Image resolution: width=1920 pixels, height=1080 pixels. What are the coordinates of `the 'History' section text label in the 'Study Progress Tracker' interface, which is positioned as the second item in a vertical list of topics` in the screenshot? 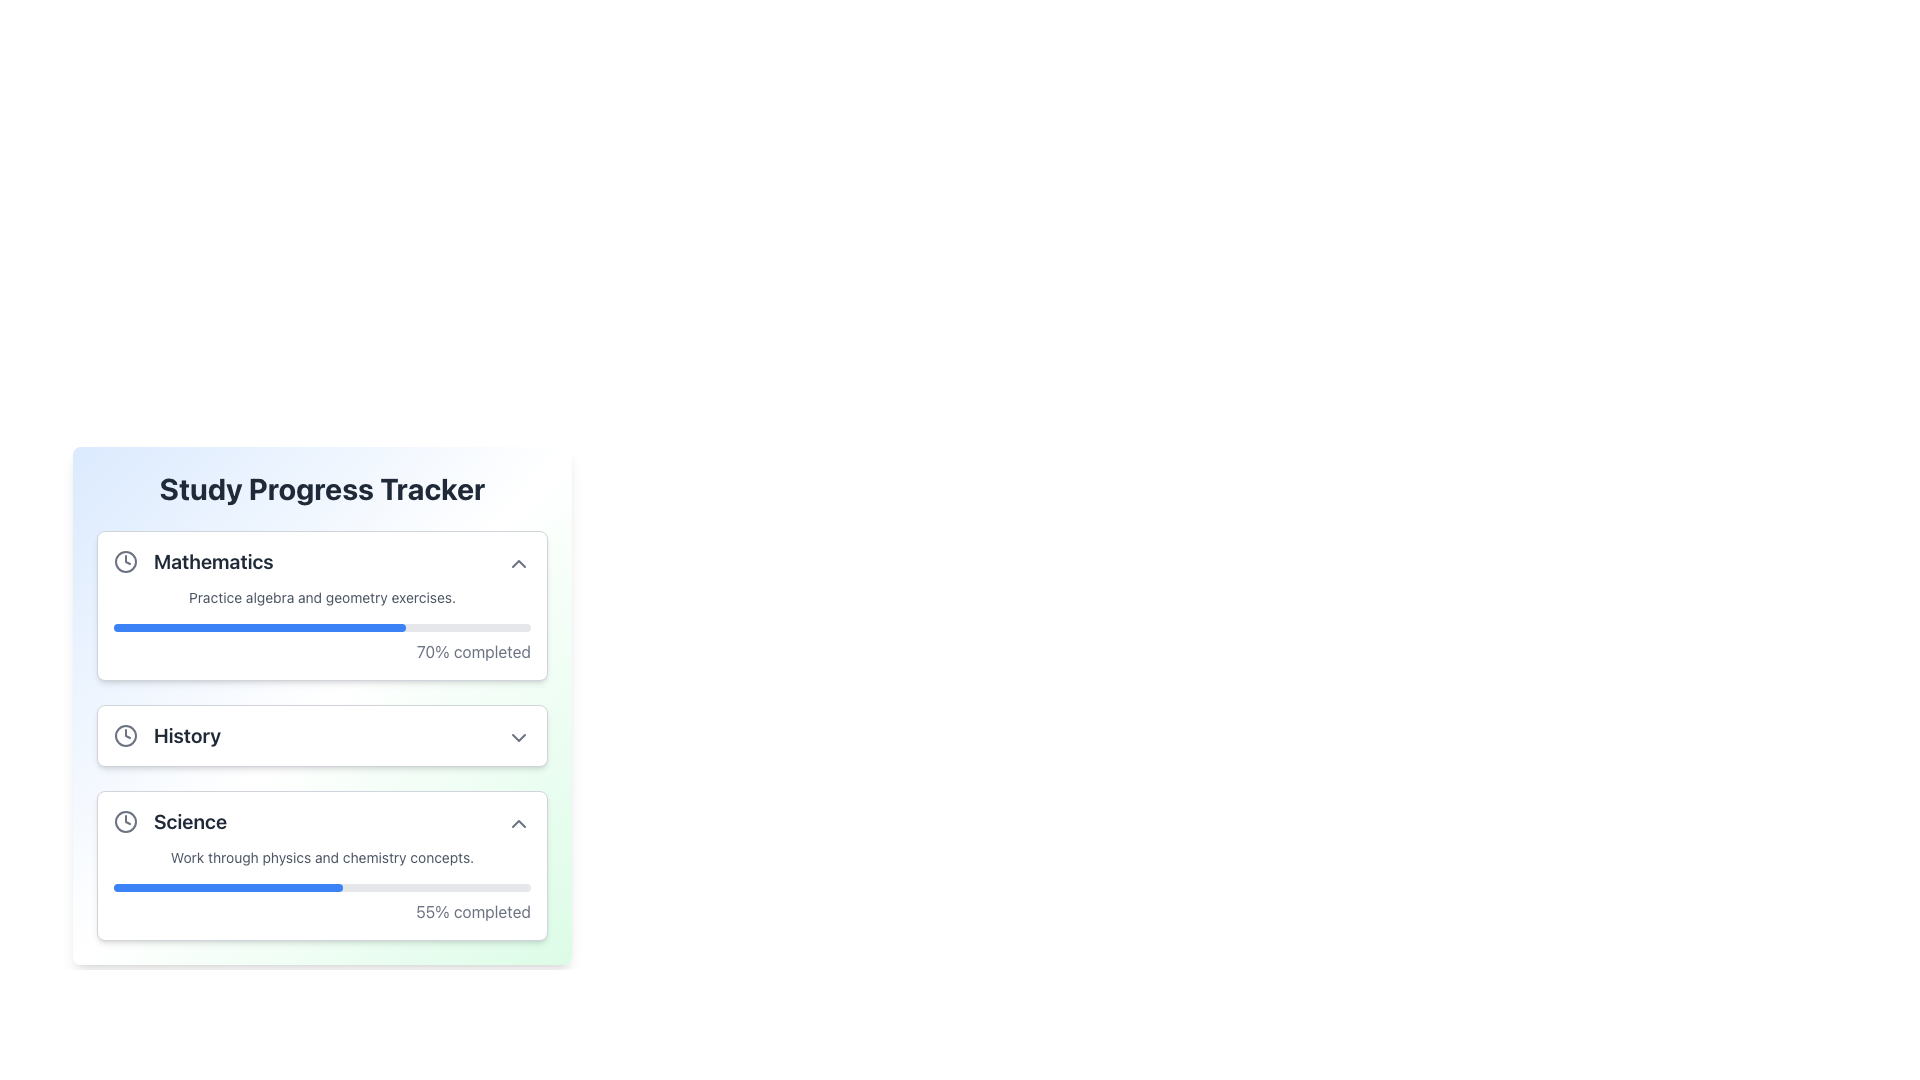 It's located at (187, 736).